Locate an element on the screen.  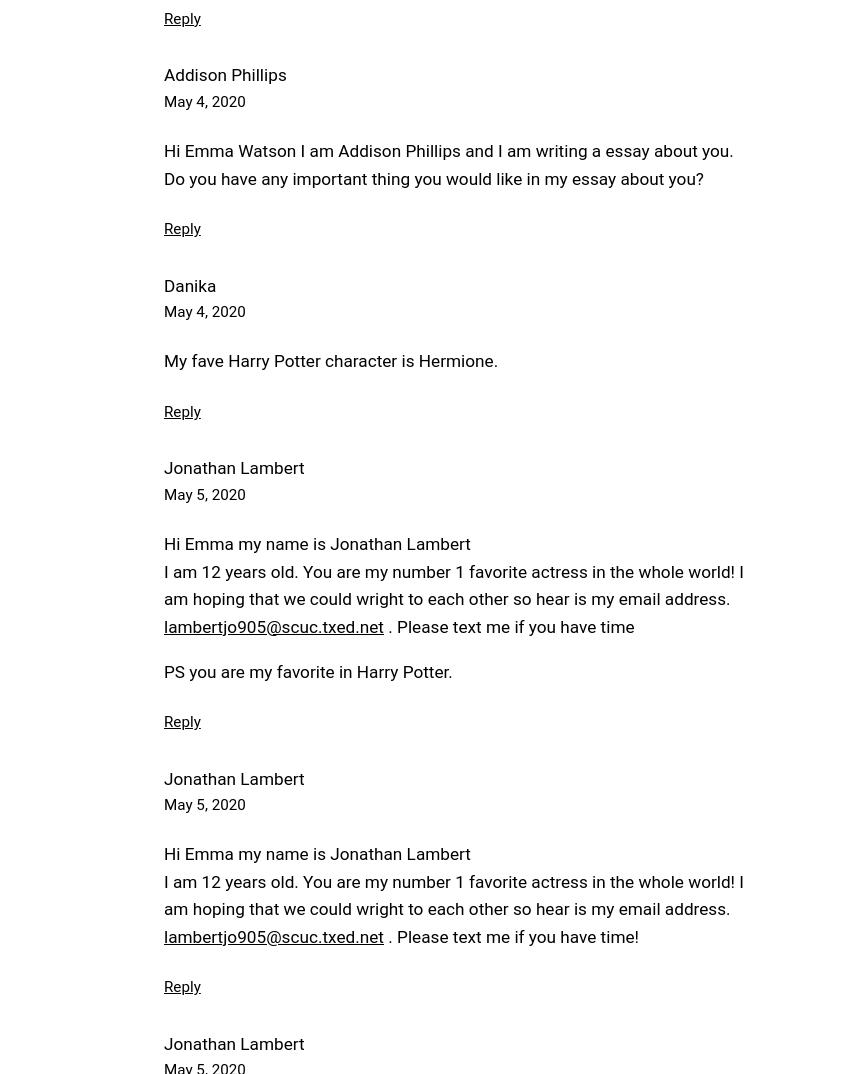
'My fave Harry Potter character is Hermione.' is located at coordinates (330, 359).